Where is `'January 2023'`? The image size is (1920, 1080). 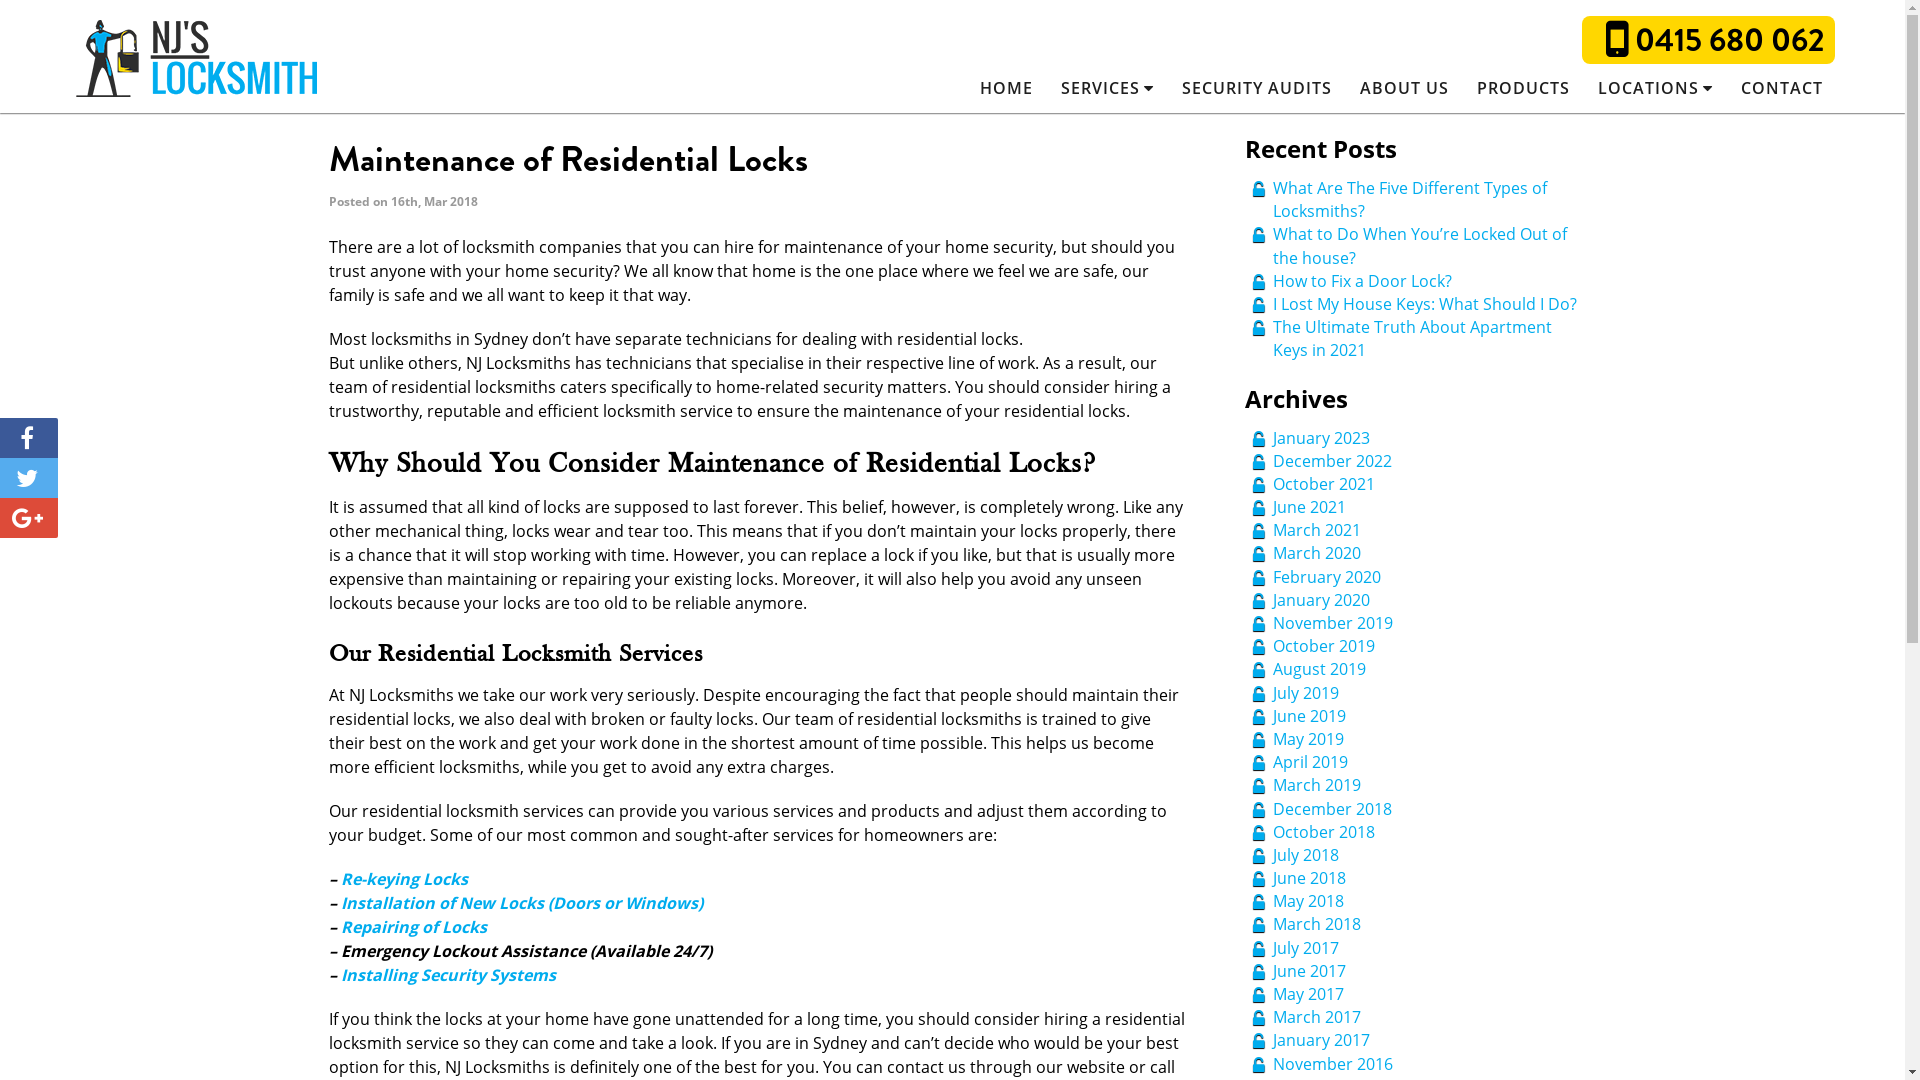 'January 2023' is located at coordinates (1320, 435).